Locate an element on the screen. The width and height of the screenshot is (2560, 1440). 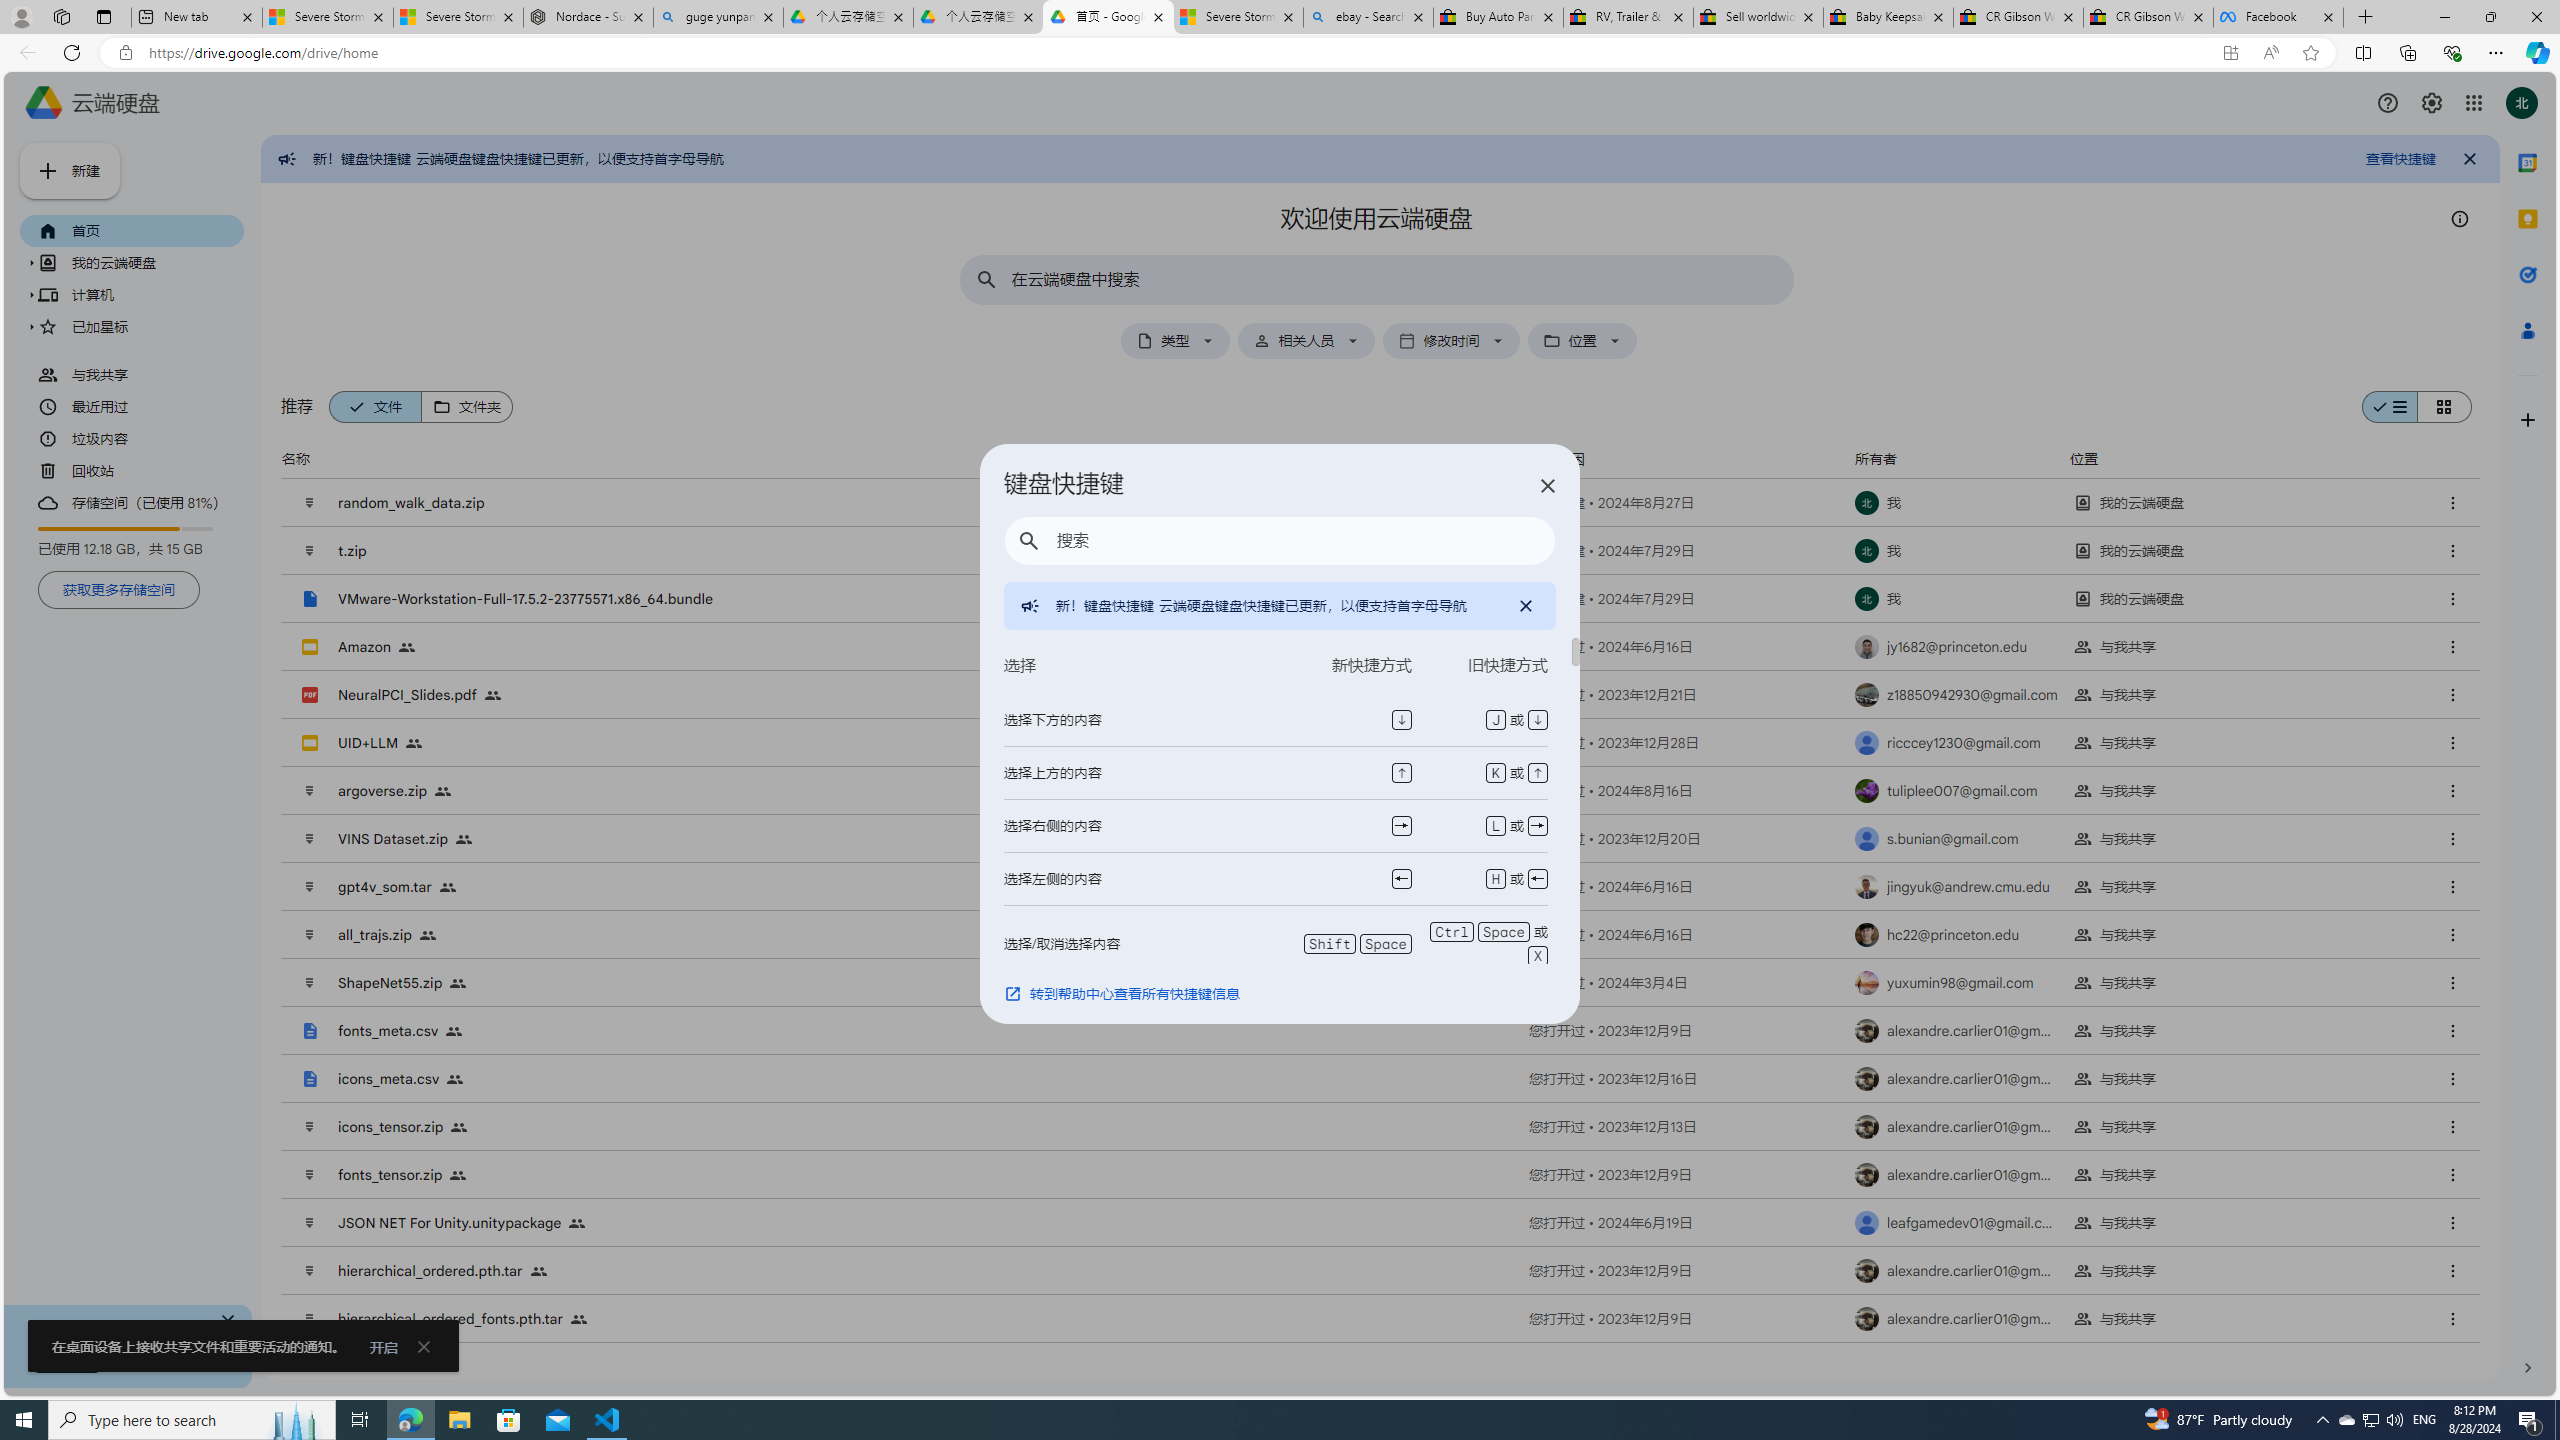
'Buy Auto Parts & Accessories | eBay' is located at coordinates (1497, 16).